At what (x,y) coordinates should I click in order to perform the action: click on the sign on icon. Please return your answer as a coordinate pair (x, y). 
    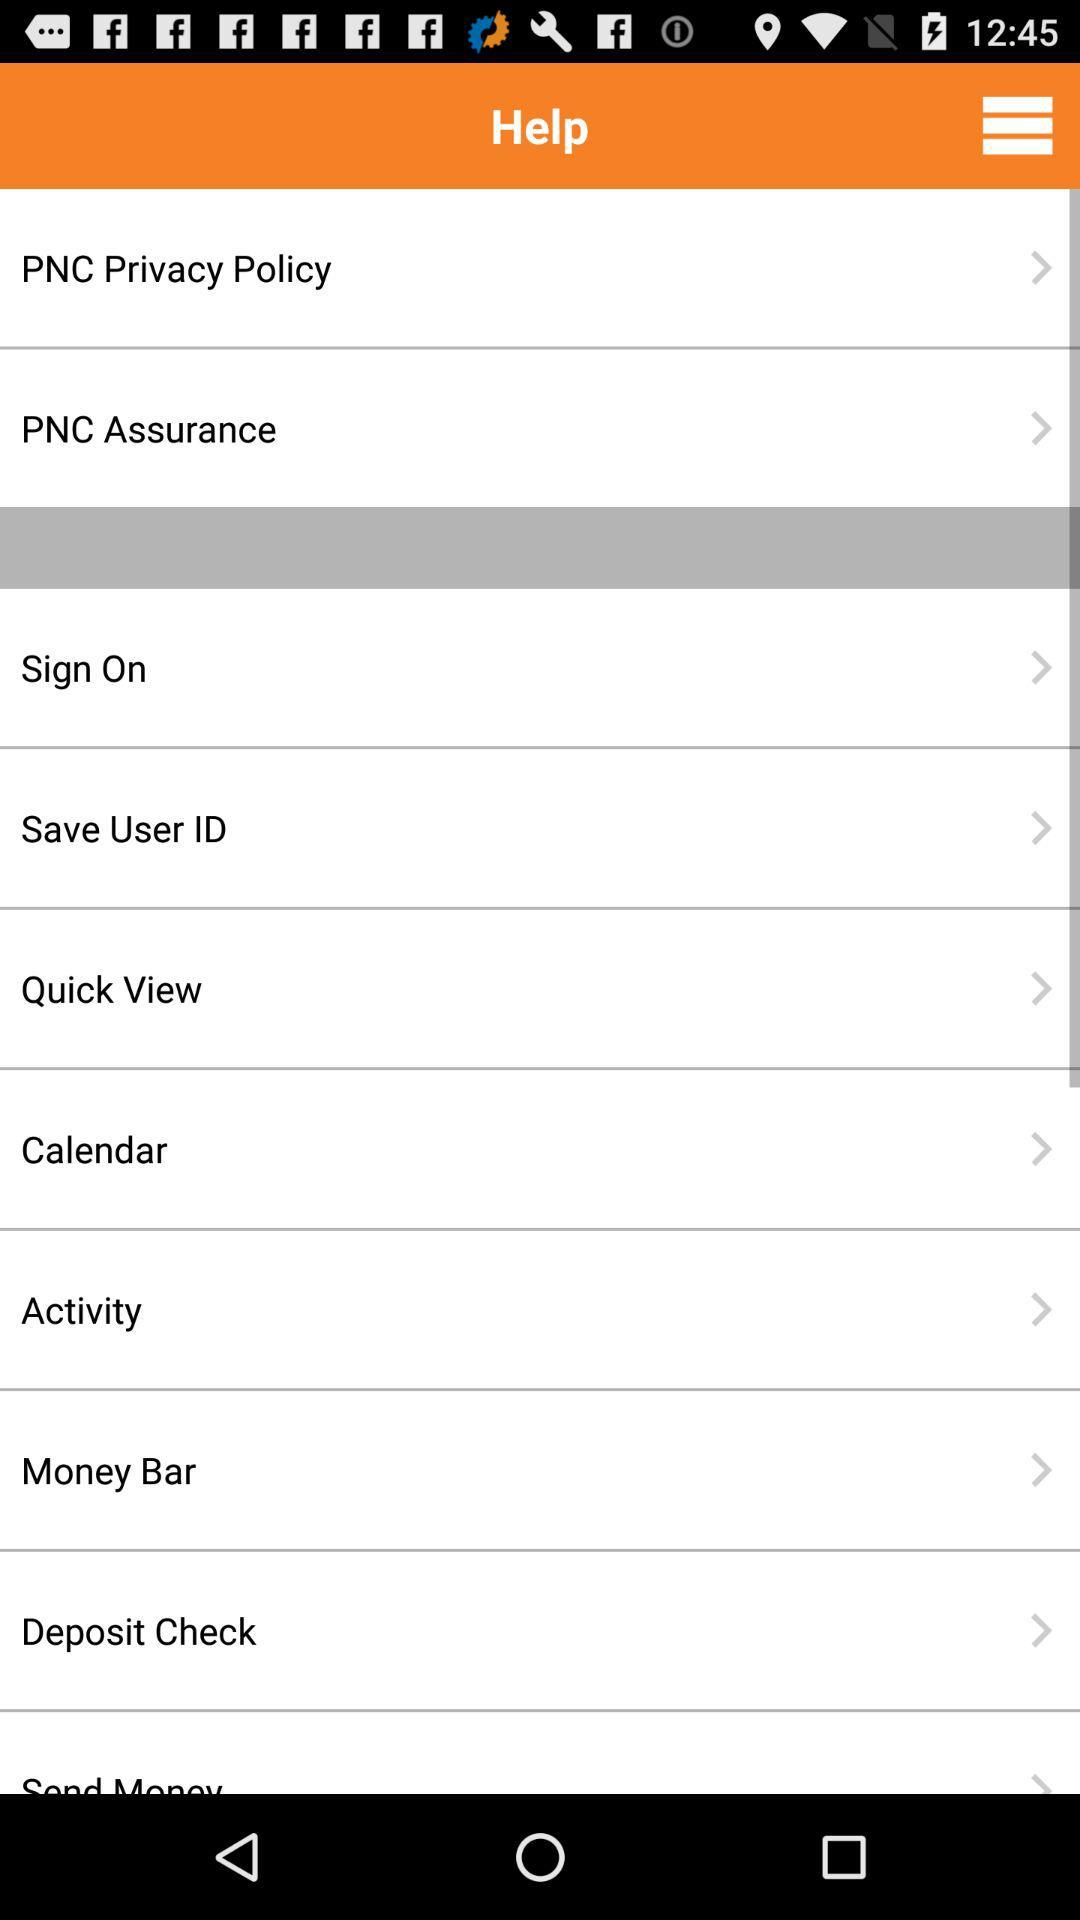
    Looking at the image, I should click on (475, 667).